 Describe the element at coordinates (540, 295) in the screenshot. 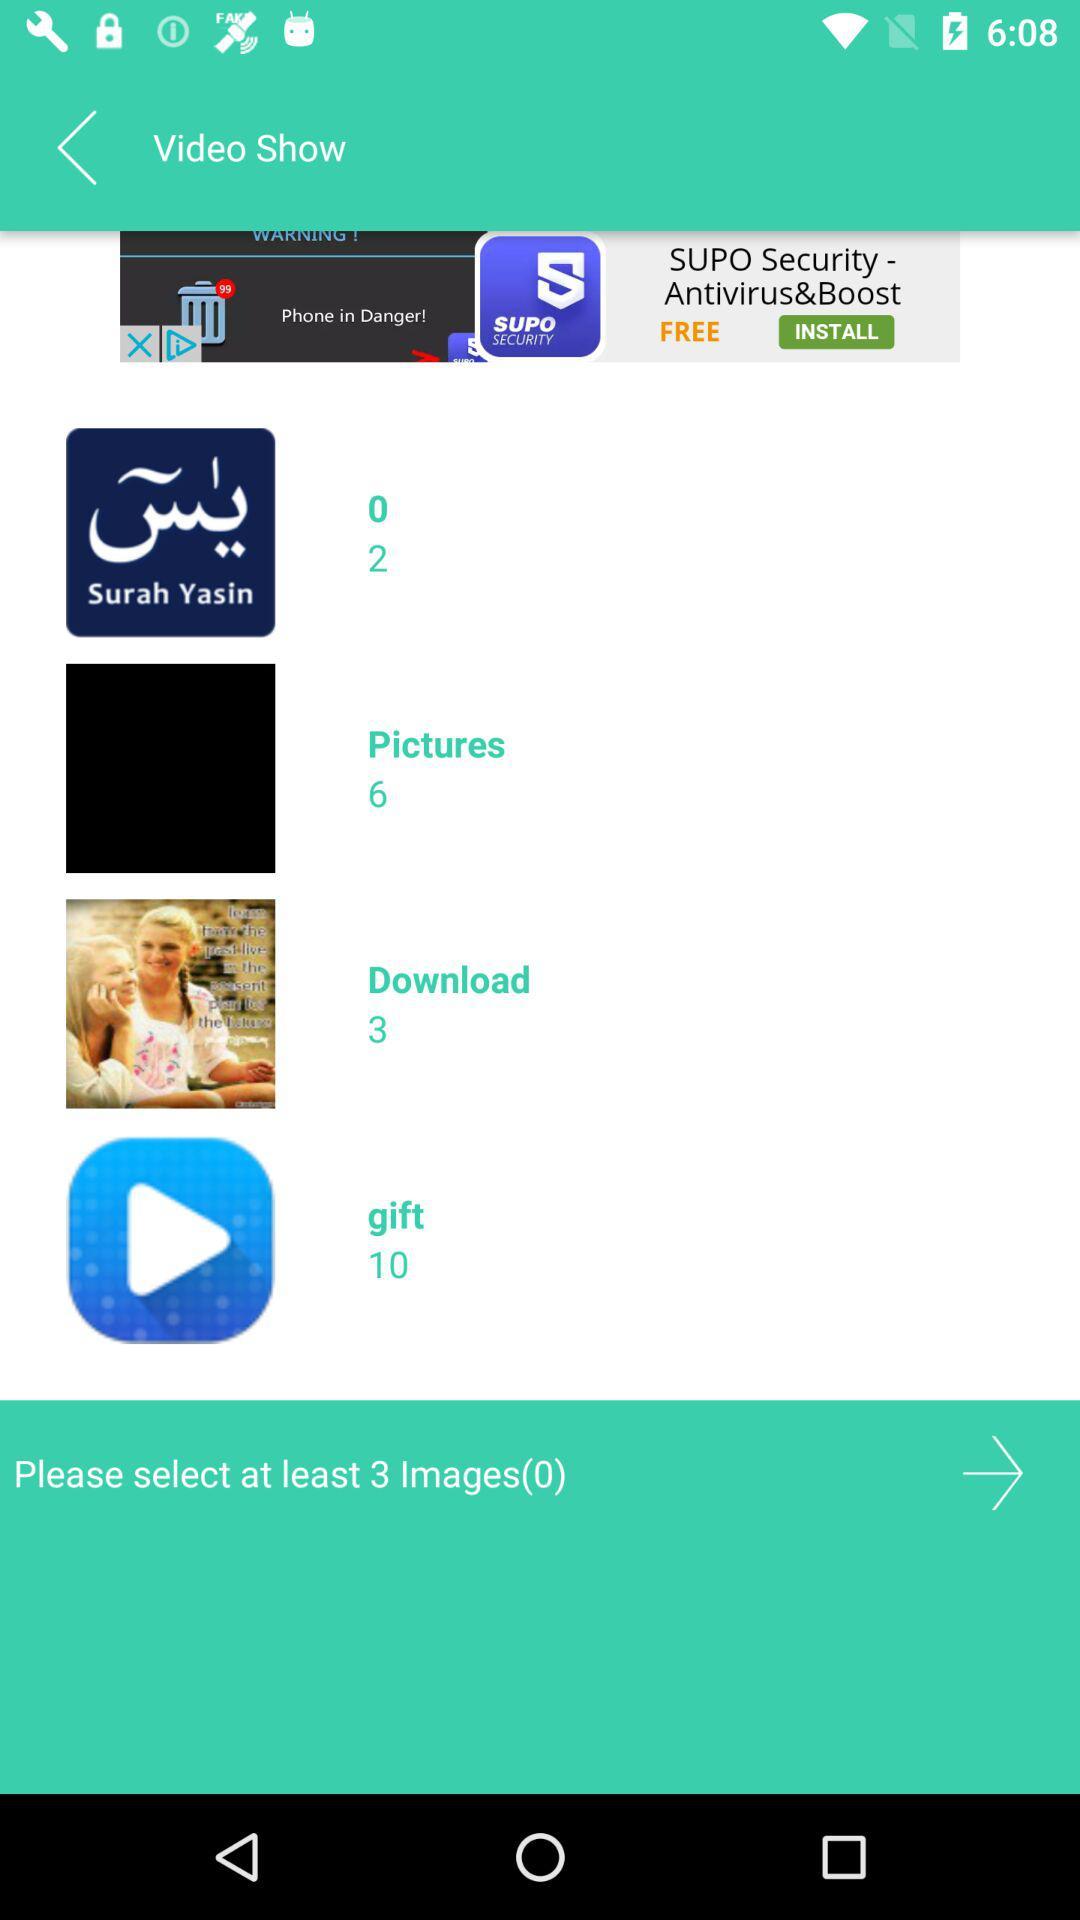

I see `install app` at that location.